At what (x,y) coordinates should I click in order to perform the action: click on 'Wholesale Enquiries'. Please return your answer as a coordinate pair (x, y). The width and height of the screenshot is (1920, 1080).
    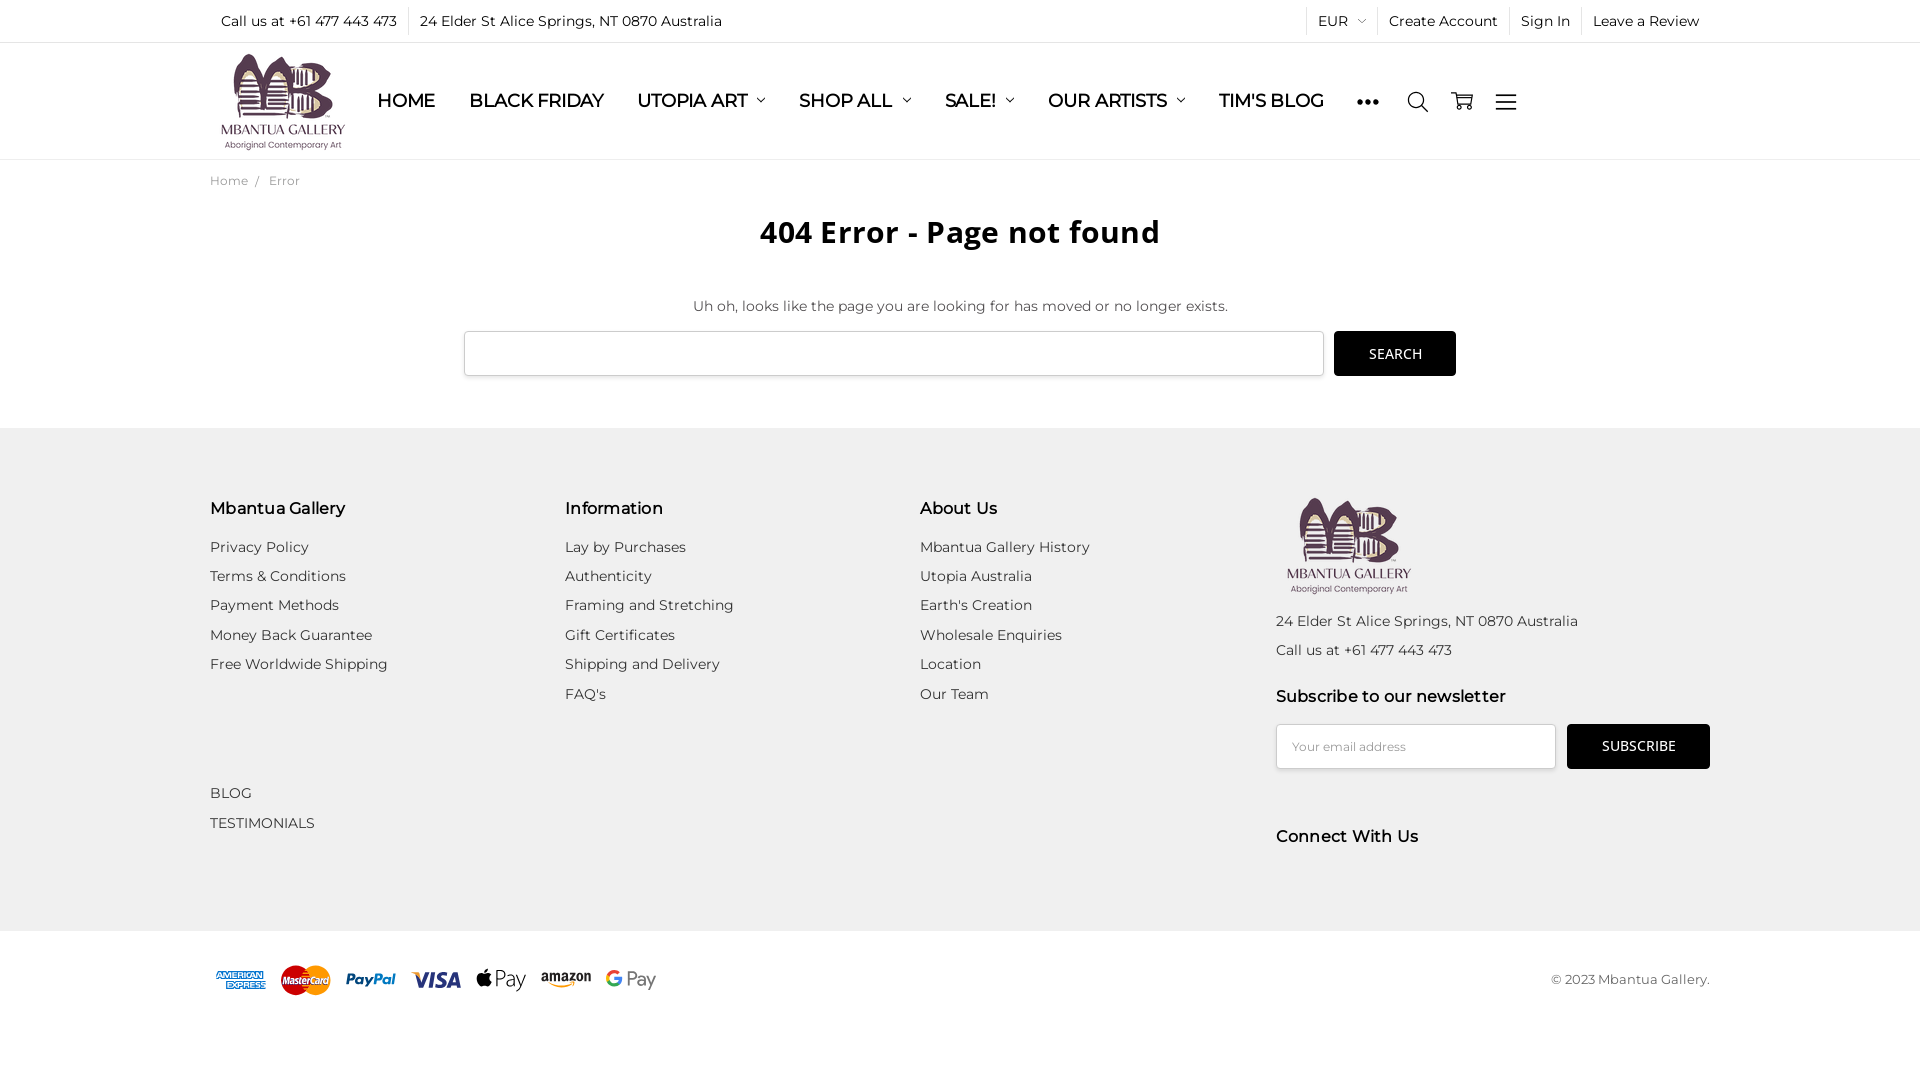
    Looking at the image, I should click on (990, 635).